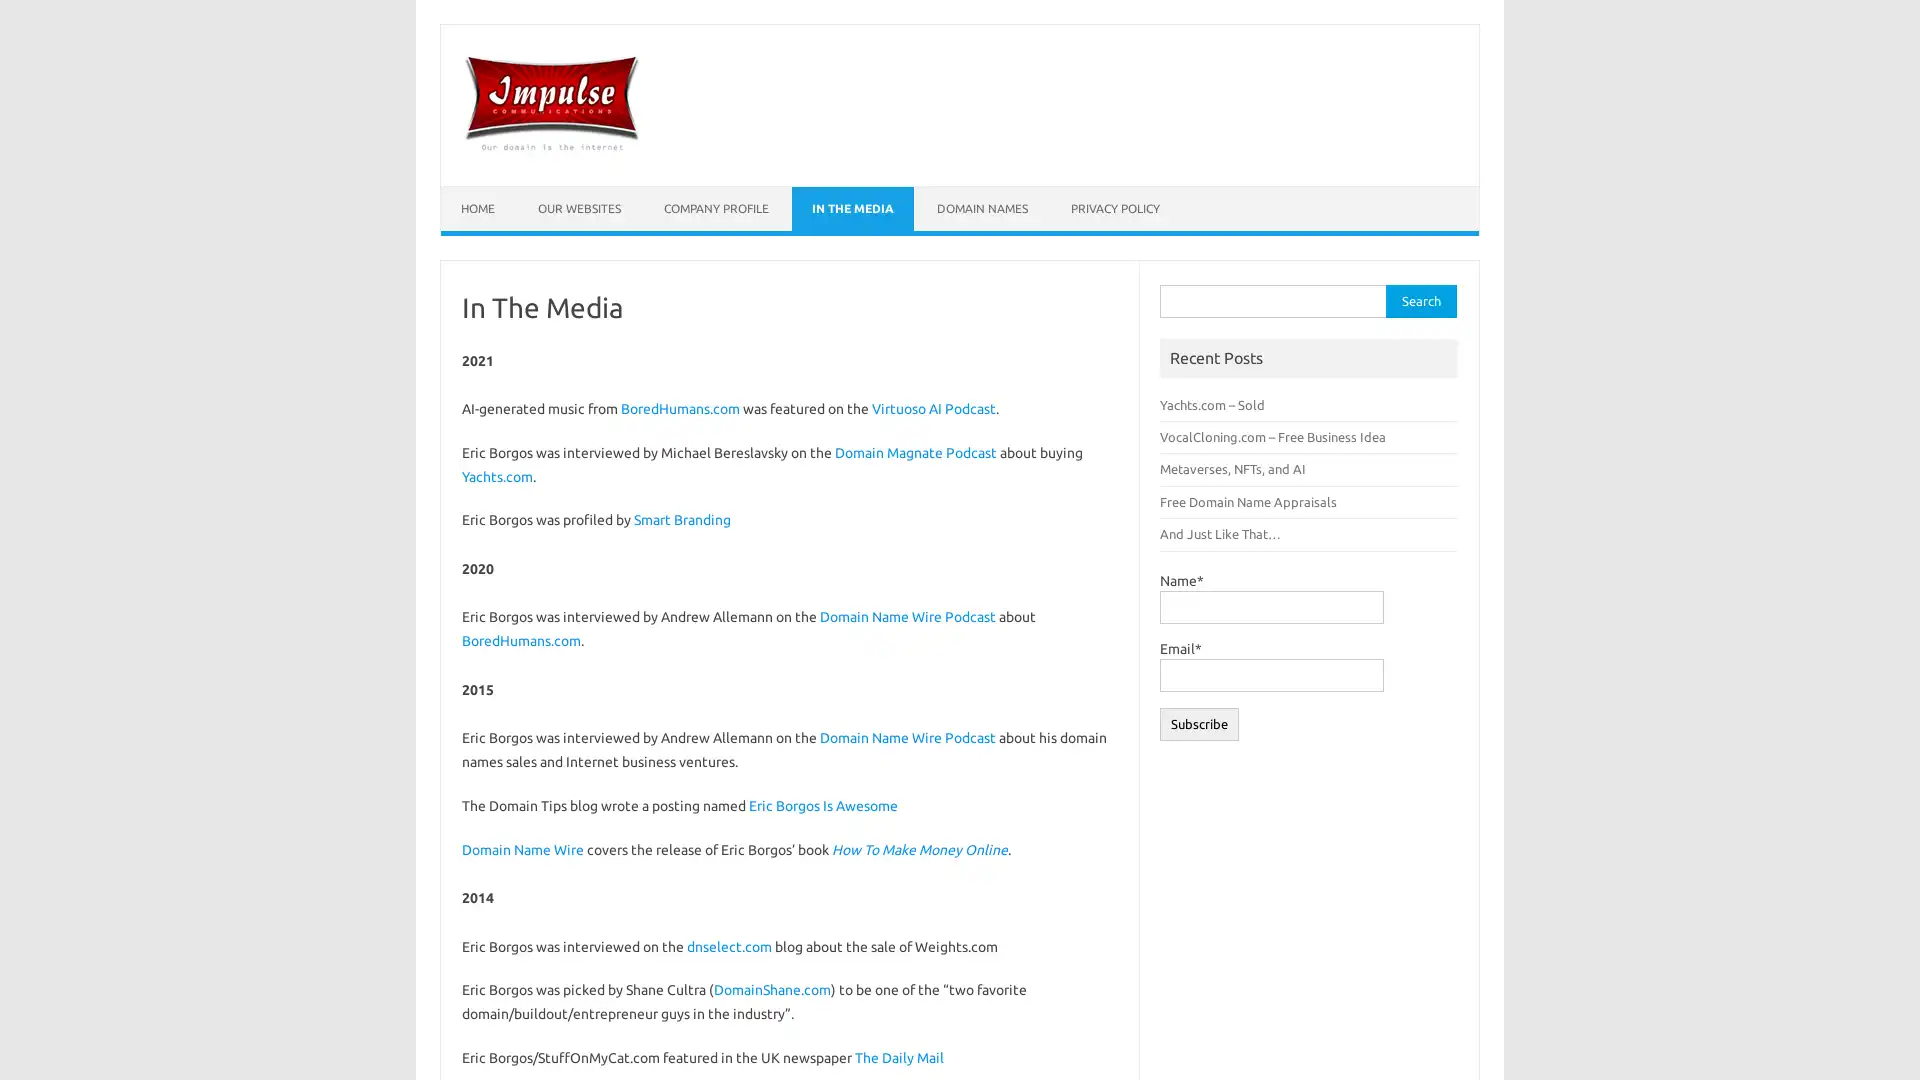  What do you see at coordinates (1419, 301) in the screenshot?
I see `Search` at bounding box center [1419, 301].